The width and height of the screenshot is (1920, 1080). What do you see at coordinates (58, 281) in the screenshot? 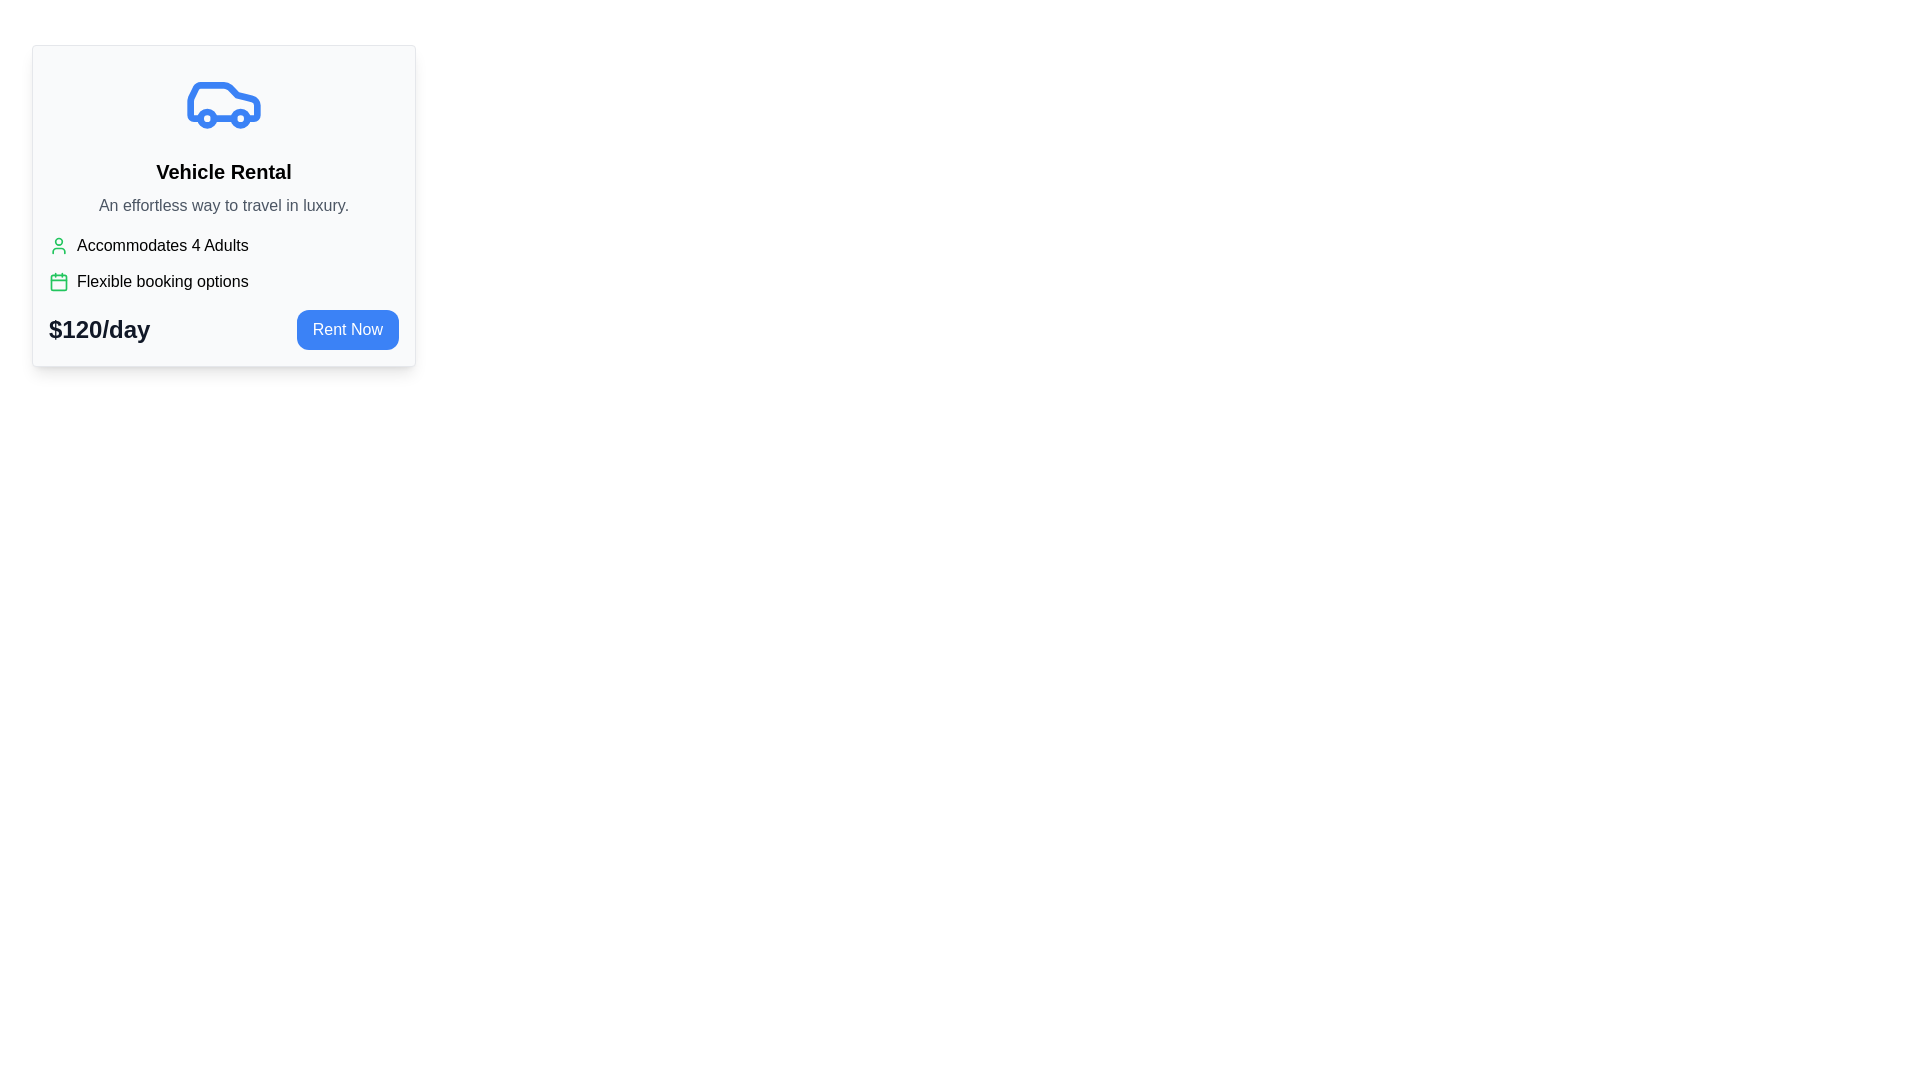
I see `the calendar icon located in the 'Flexible booking options' section, which serves as a visual aid for booking functionality` at bounding box center [58, 281].